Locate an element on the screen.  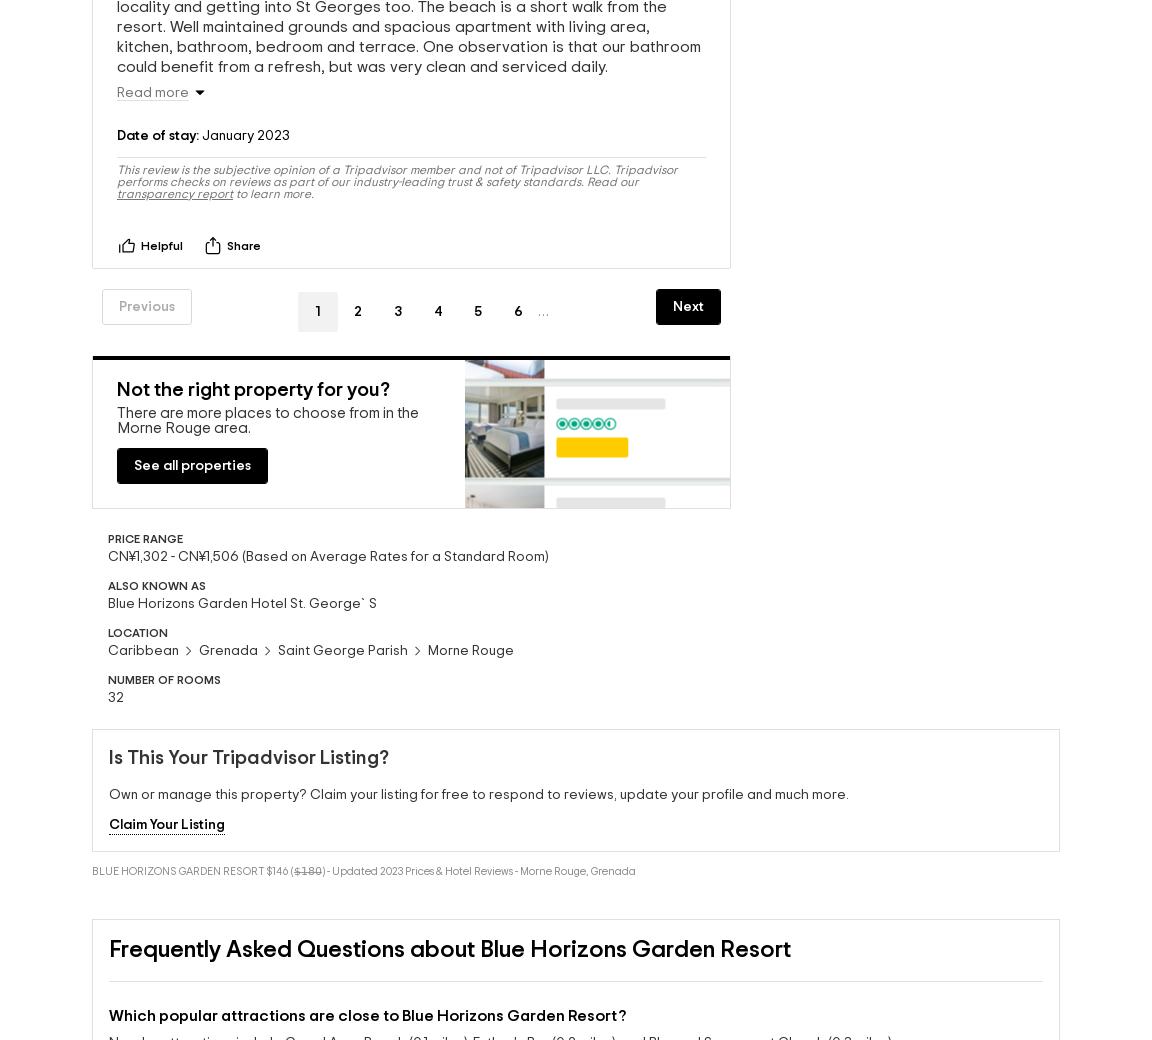
'This review is the subjective opinion of a Tripadvisor member and not of Tripadvisor LLC. Tripadvisor performs checks on reviews as part of our industry-leading trust & safety standards. Read our' is located at coordinates (396, 180).